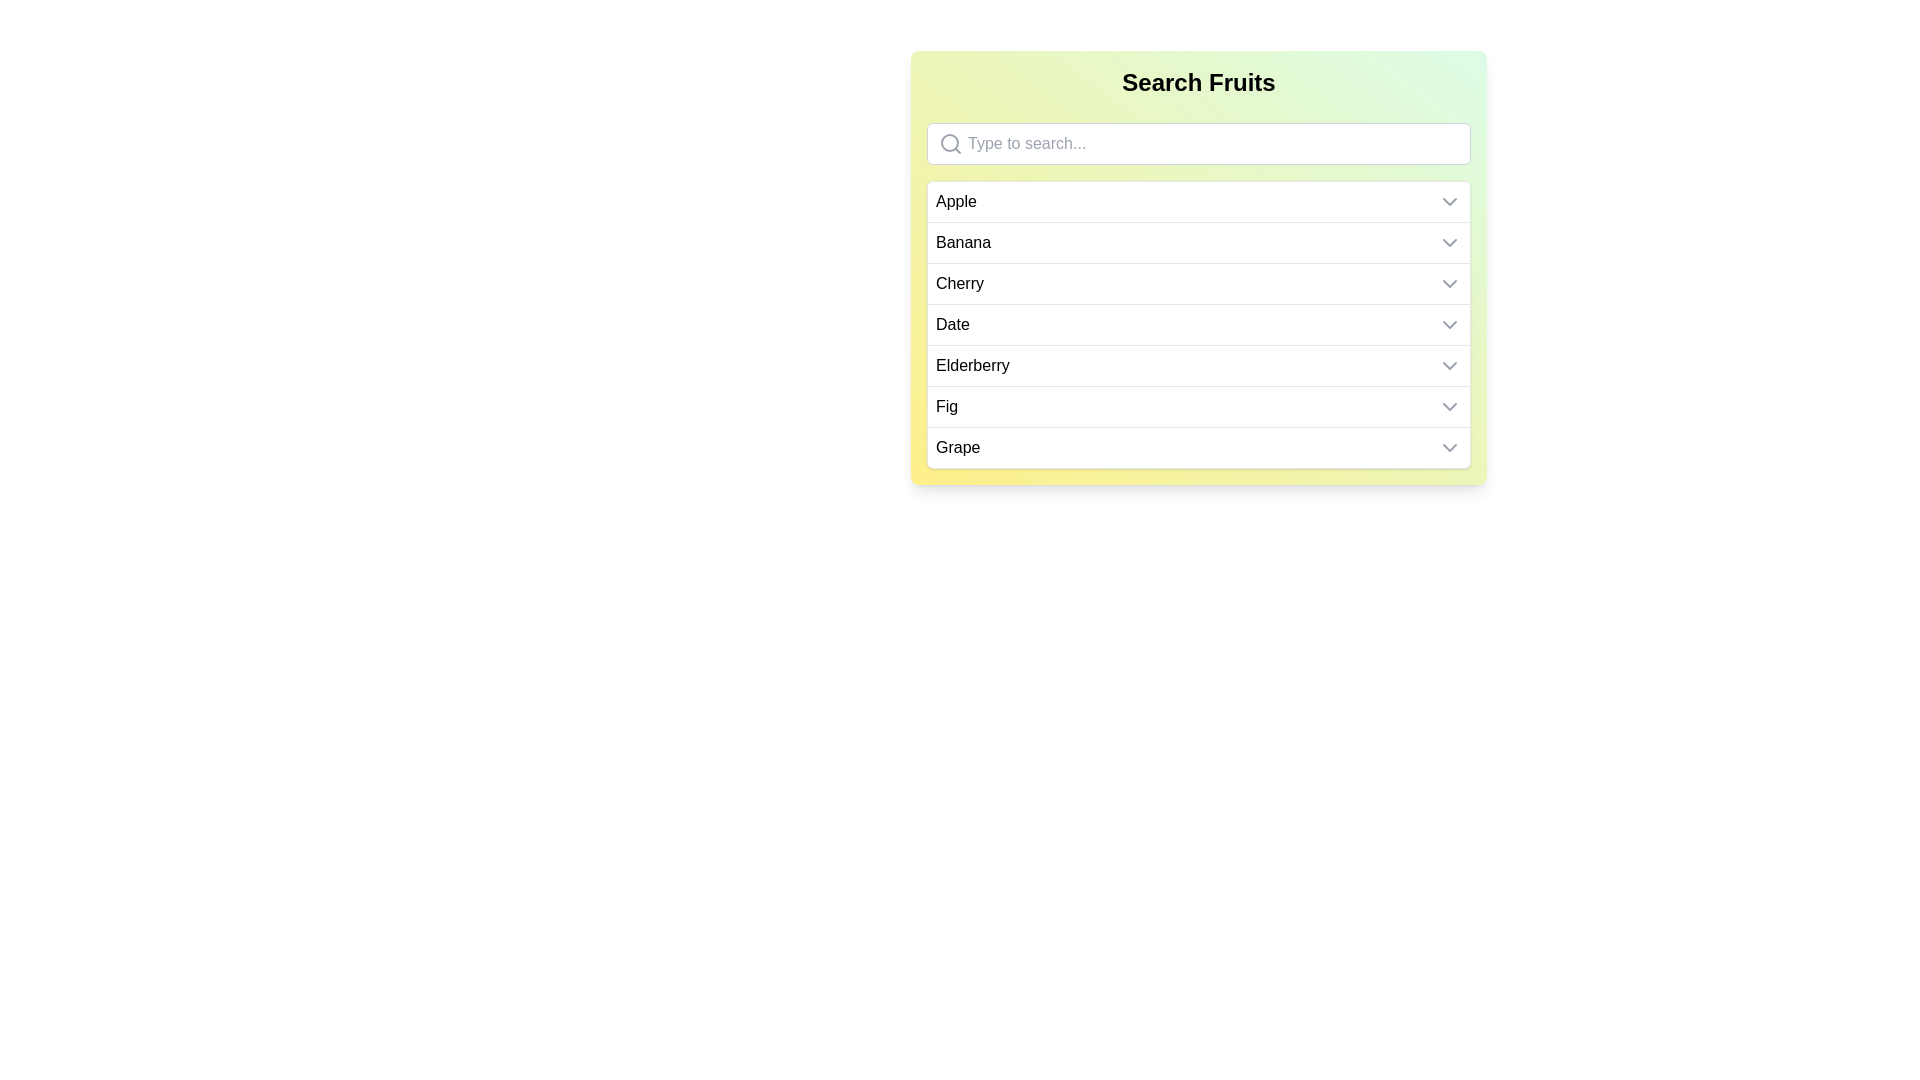 This screenshot has height=1080, width=1920. What do you see at coordinates (1449, 284) in the screenshot?
I see `the downward-pointing gray chevron icon located at the far-right side of the row labeled 'Cherry'` at bounding box center [1449, 284].